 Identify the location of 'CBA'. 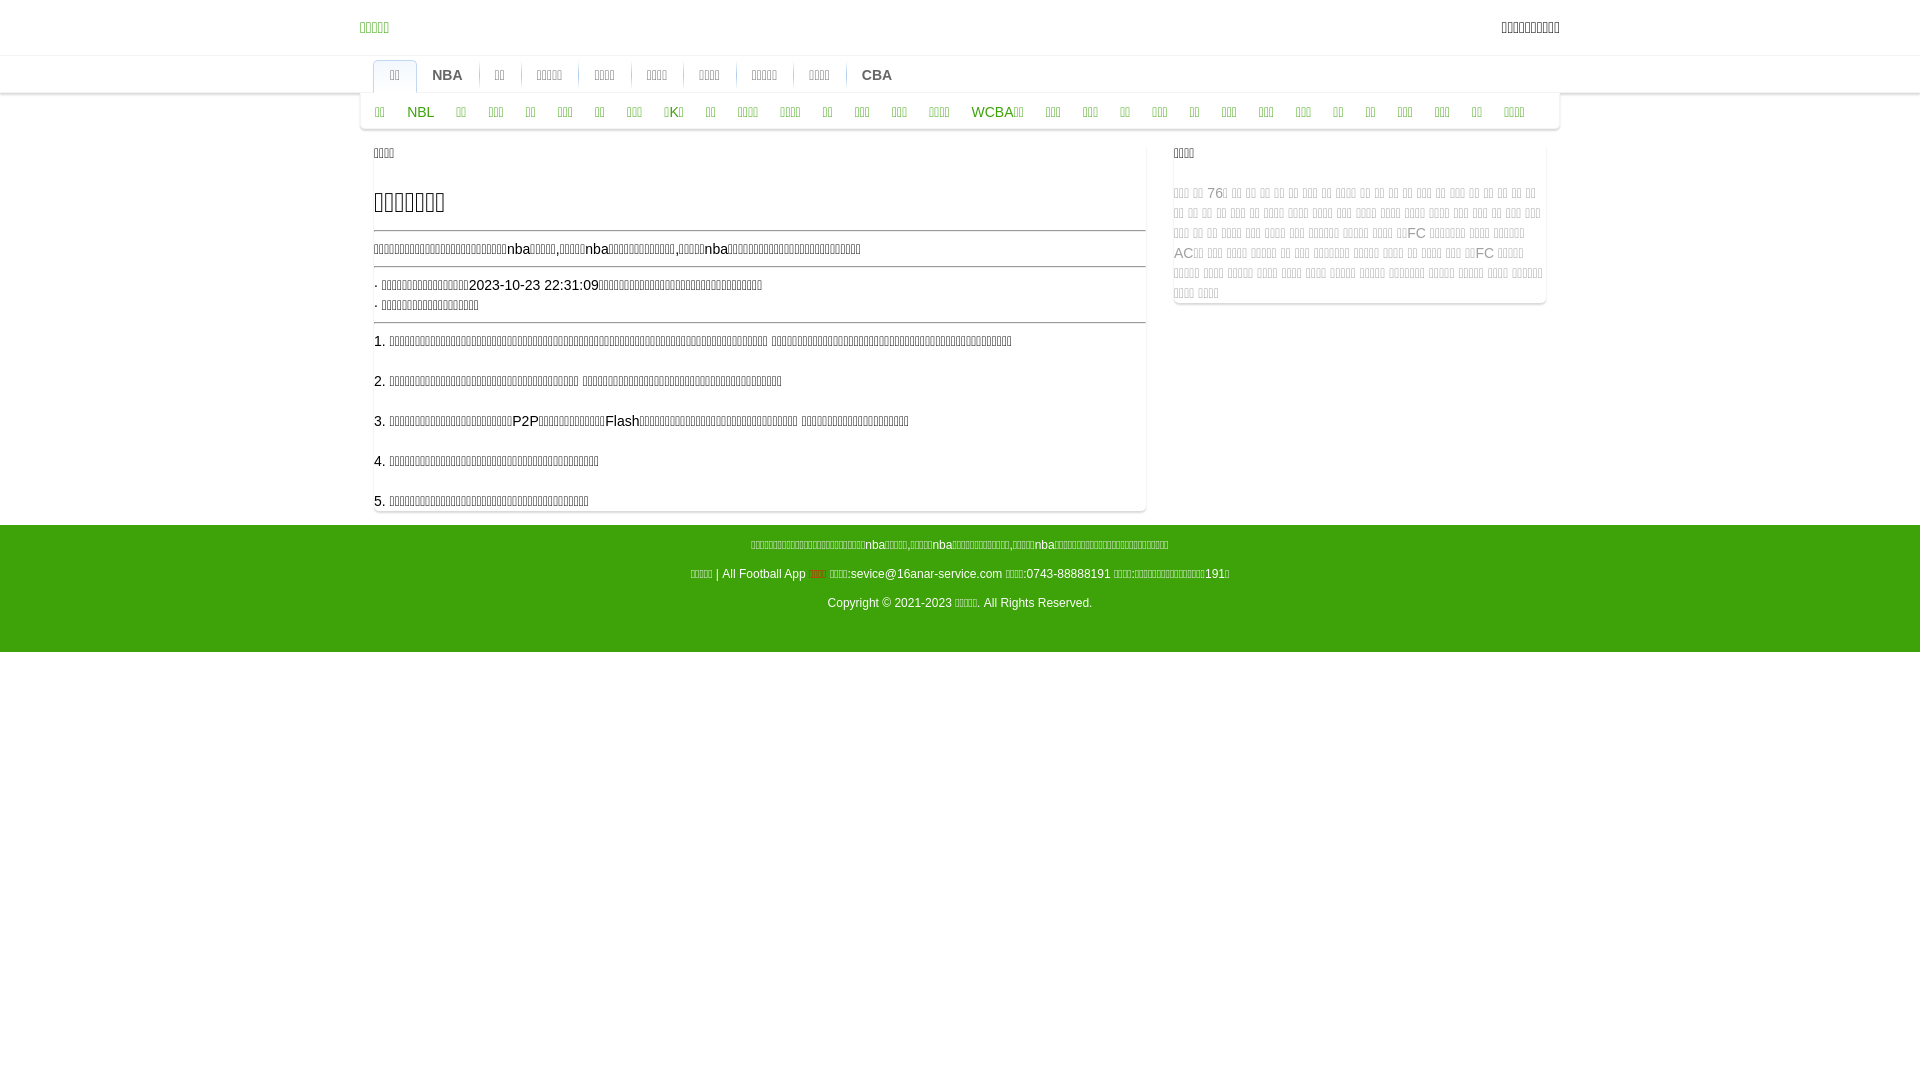
(877, 73).